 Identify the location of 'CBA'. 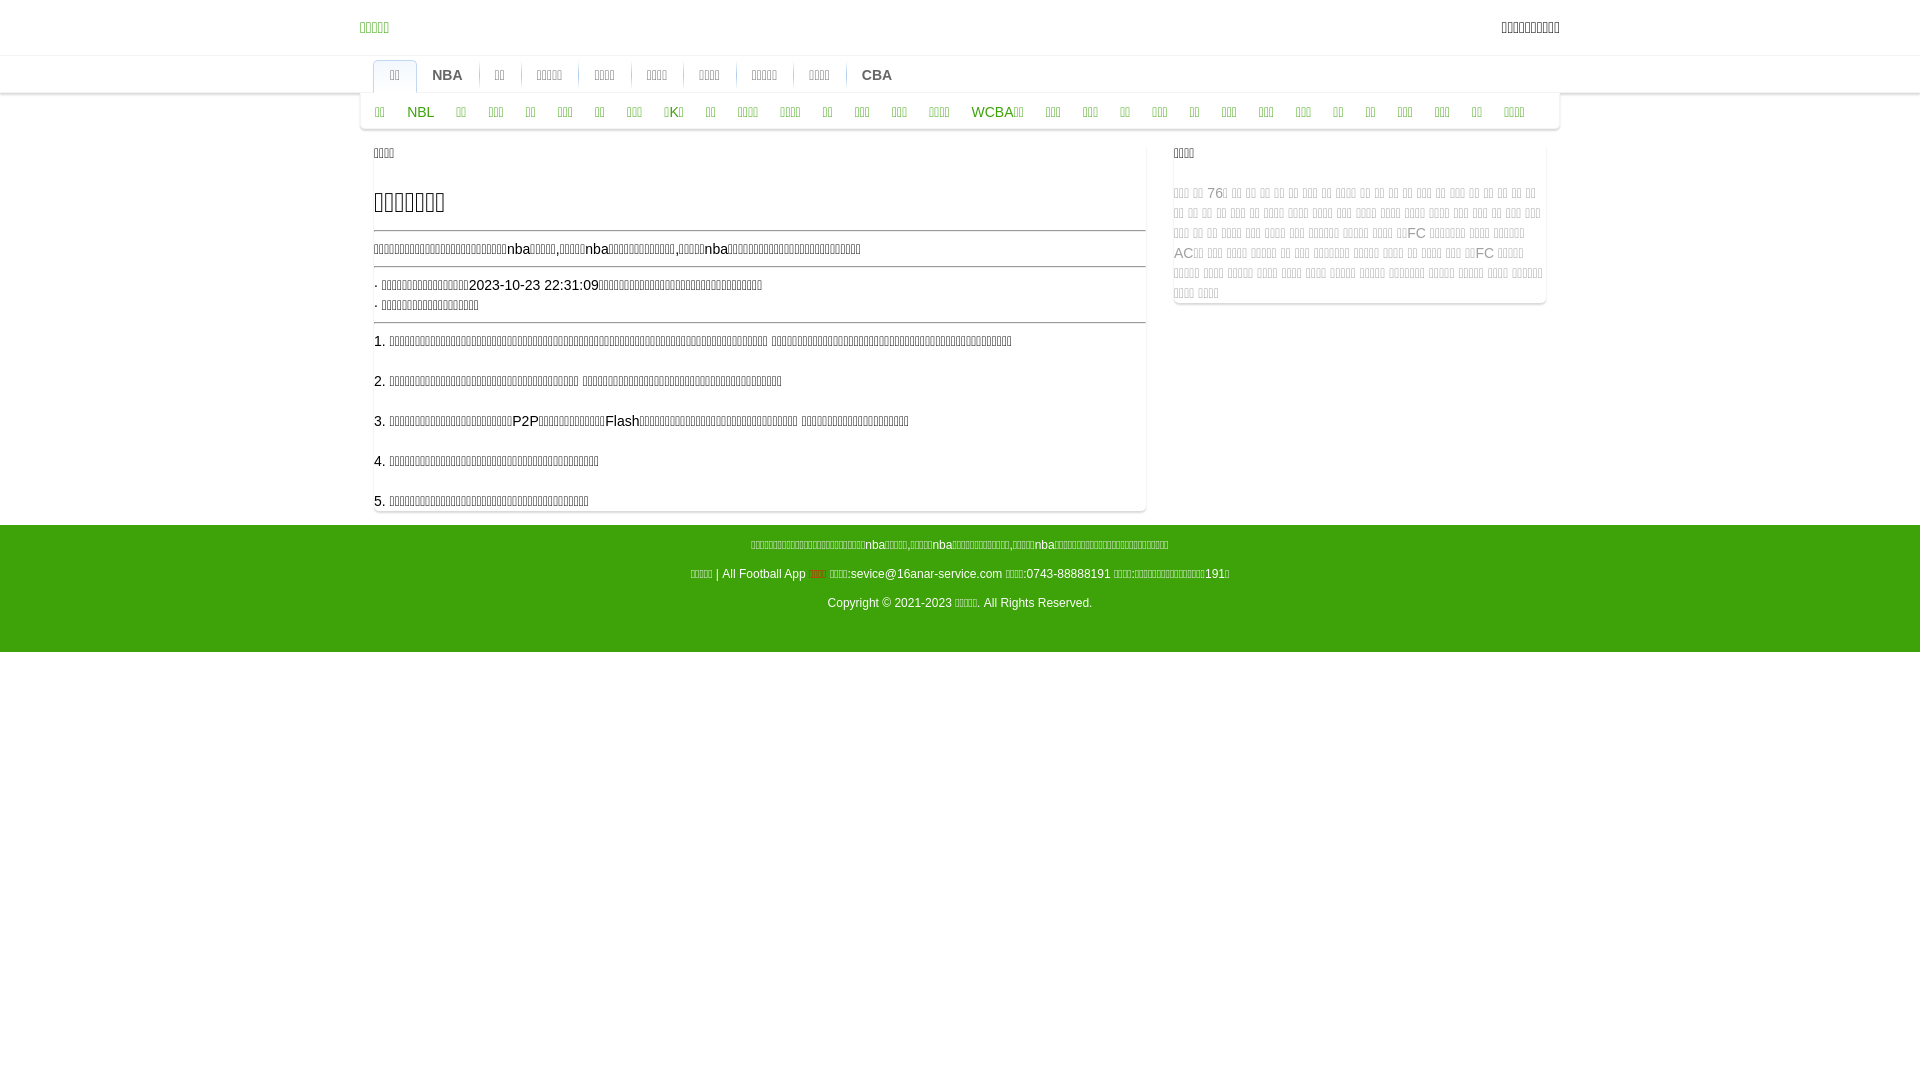
(877, 73).